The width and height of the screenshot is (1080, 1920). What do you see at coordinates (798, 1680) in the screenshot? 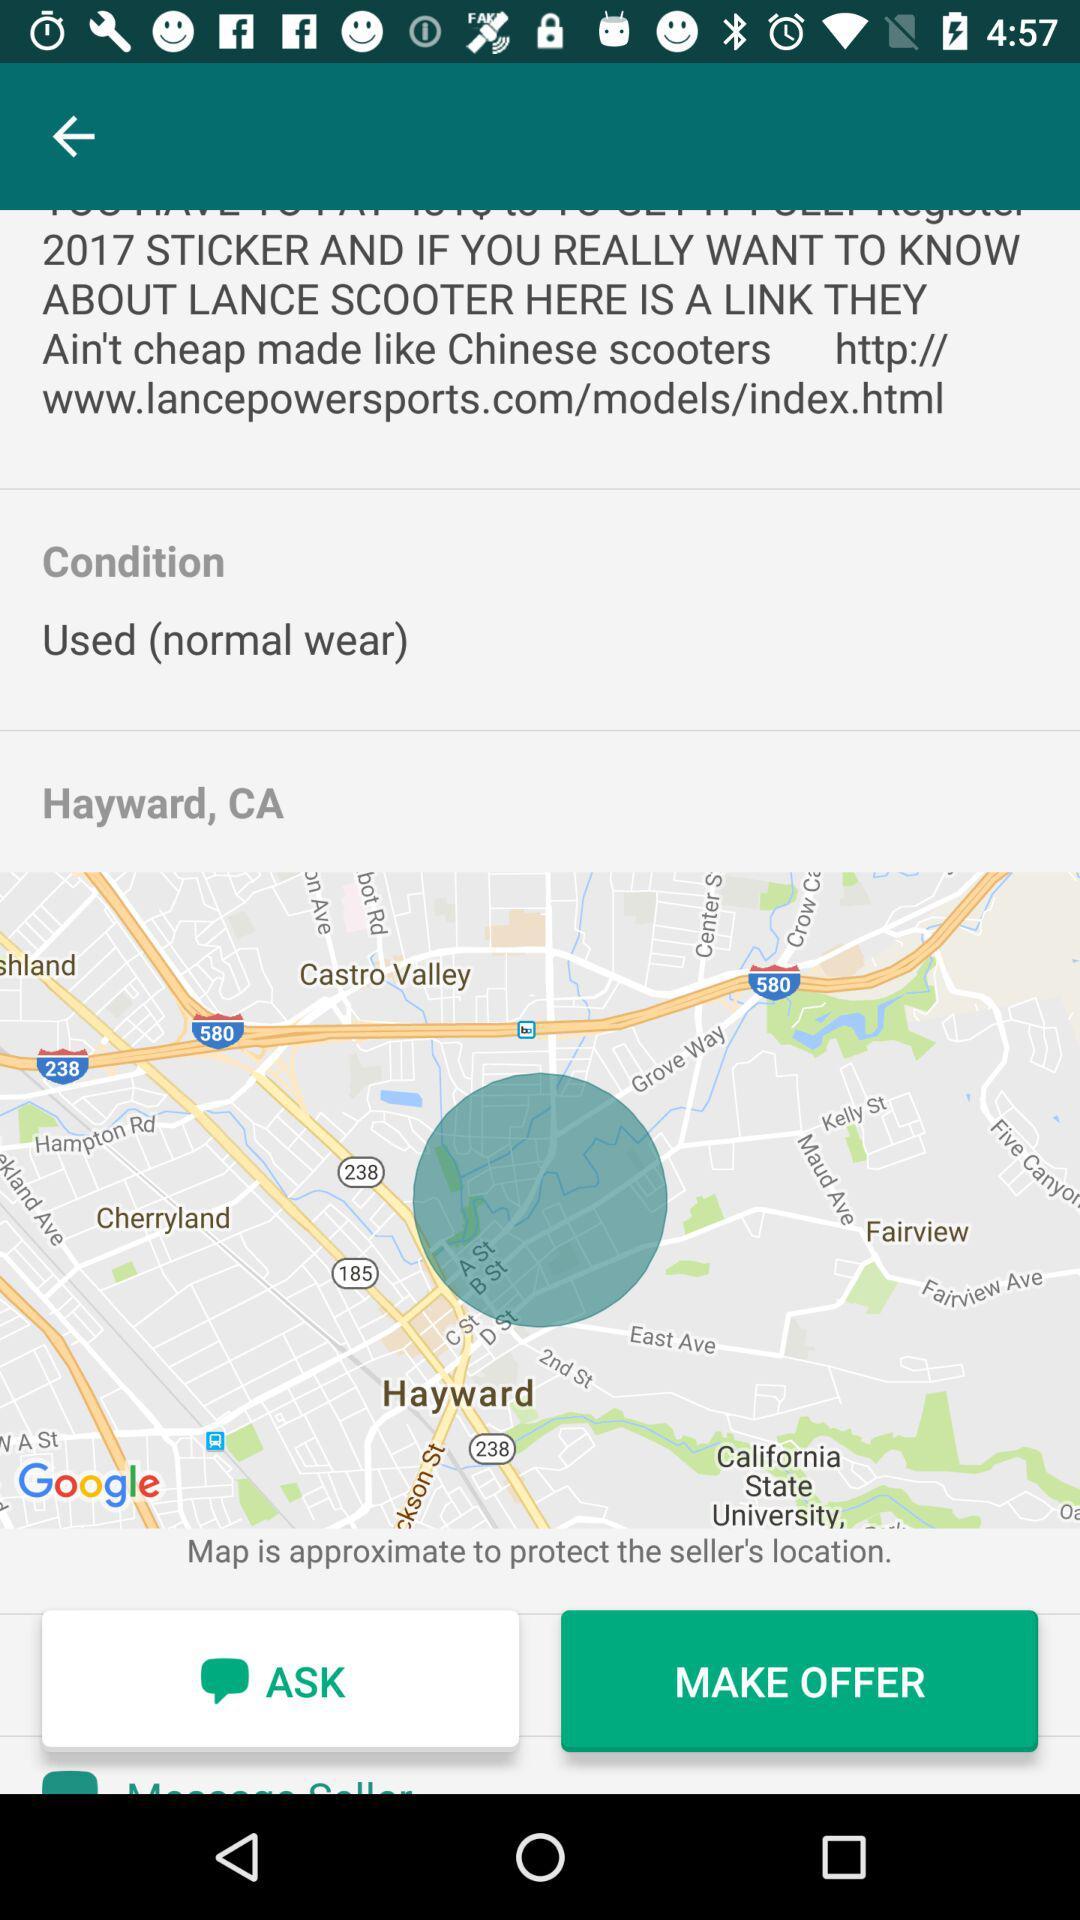
I see `the icon next to ask icon` at bounding box center [798, 1680].